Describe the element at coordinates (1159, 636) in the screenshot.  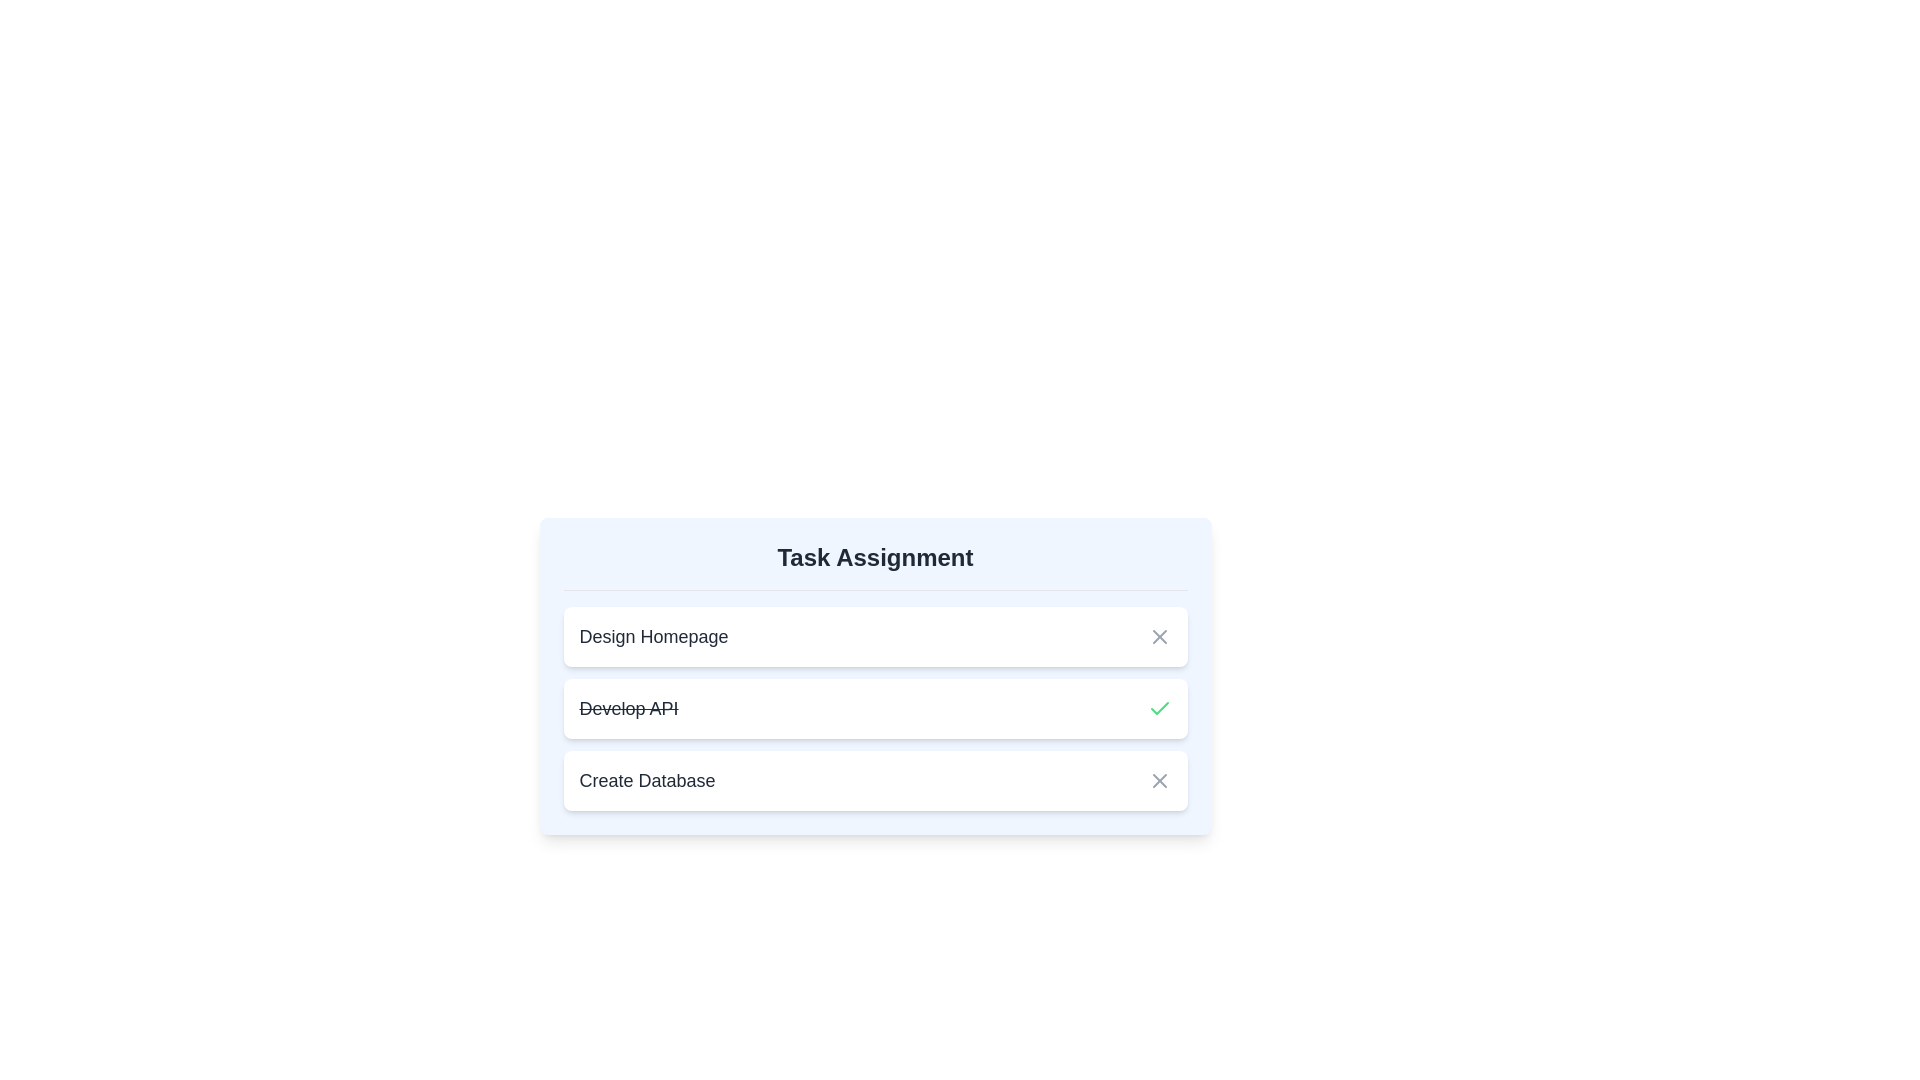
I see `the red visual marker styled as a diagonal cross, which is located within a button-like element adjacent to the text 'Design Homepage'` at that location.